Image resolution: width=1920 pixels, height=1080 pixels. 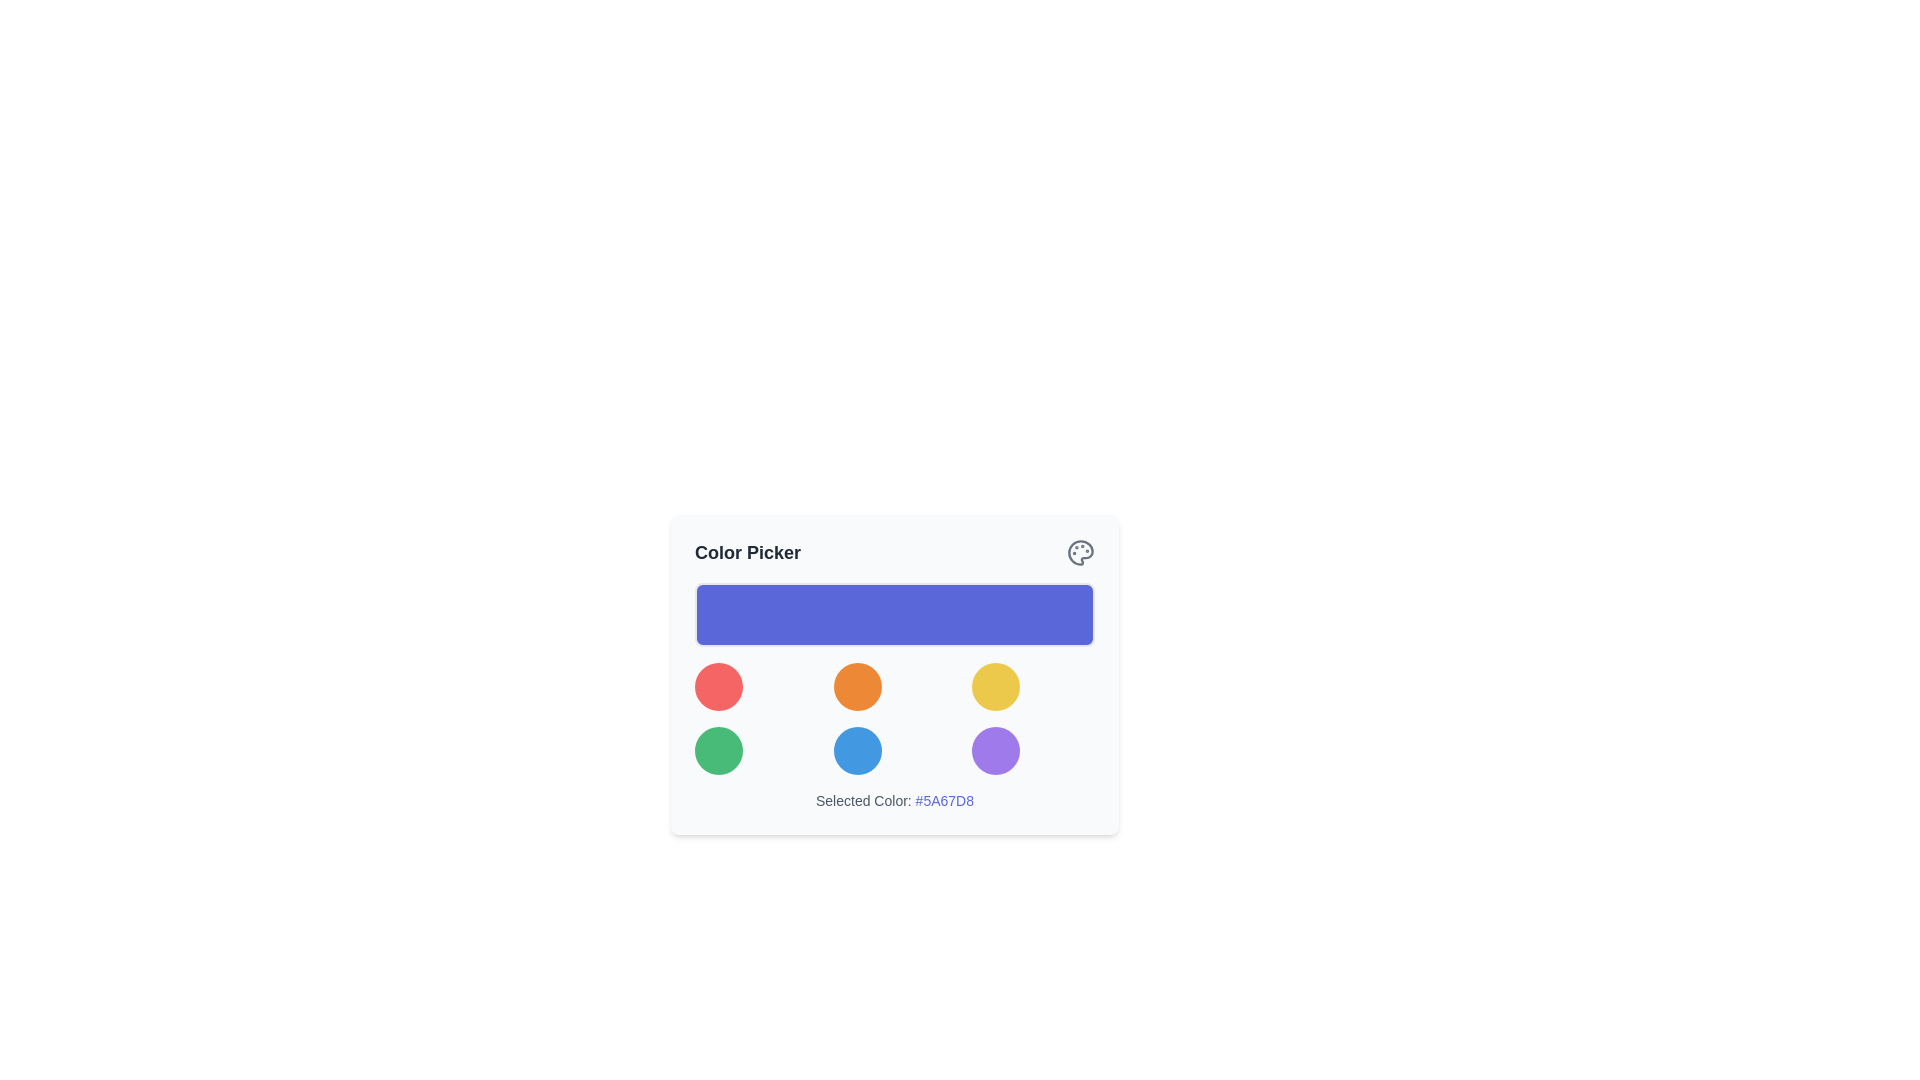 What do you see at coordinates (857, 685) in the screenshot?
I see `the color selection button for orange, which is the second button in the top row of a 3x2 grid layout, positioned between a red button and a yellow button` at bounding box center [857, 685].